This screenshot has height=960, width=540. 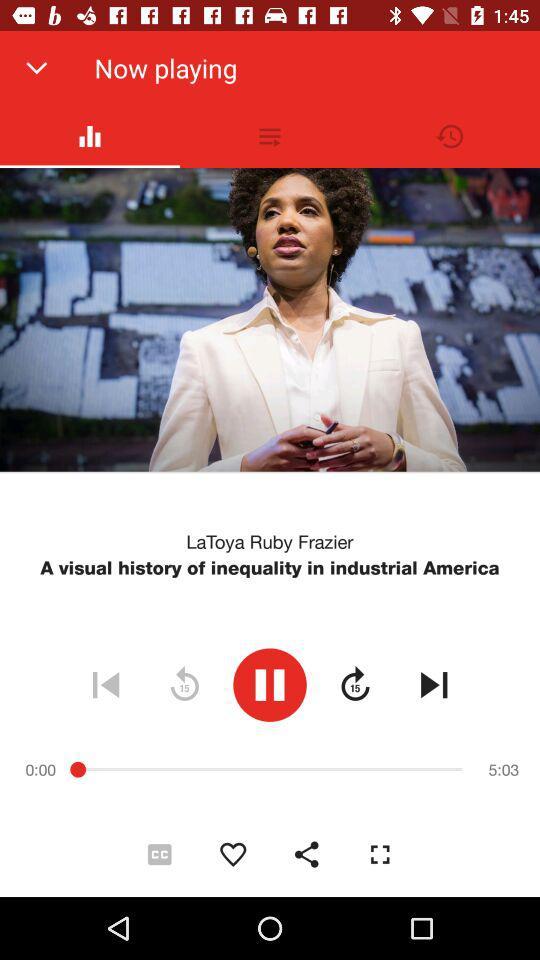 I want to click on the favorite icon, so click(x=232, y=853).